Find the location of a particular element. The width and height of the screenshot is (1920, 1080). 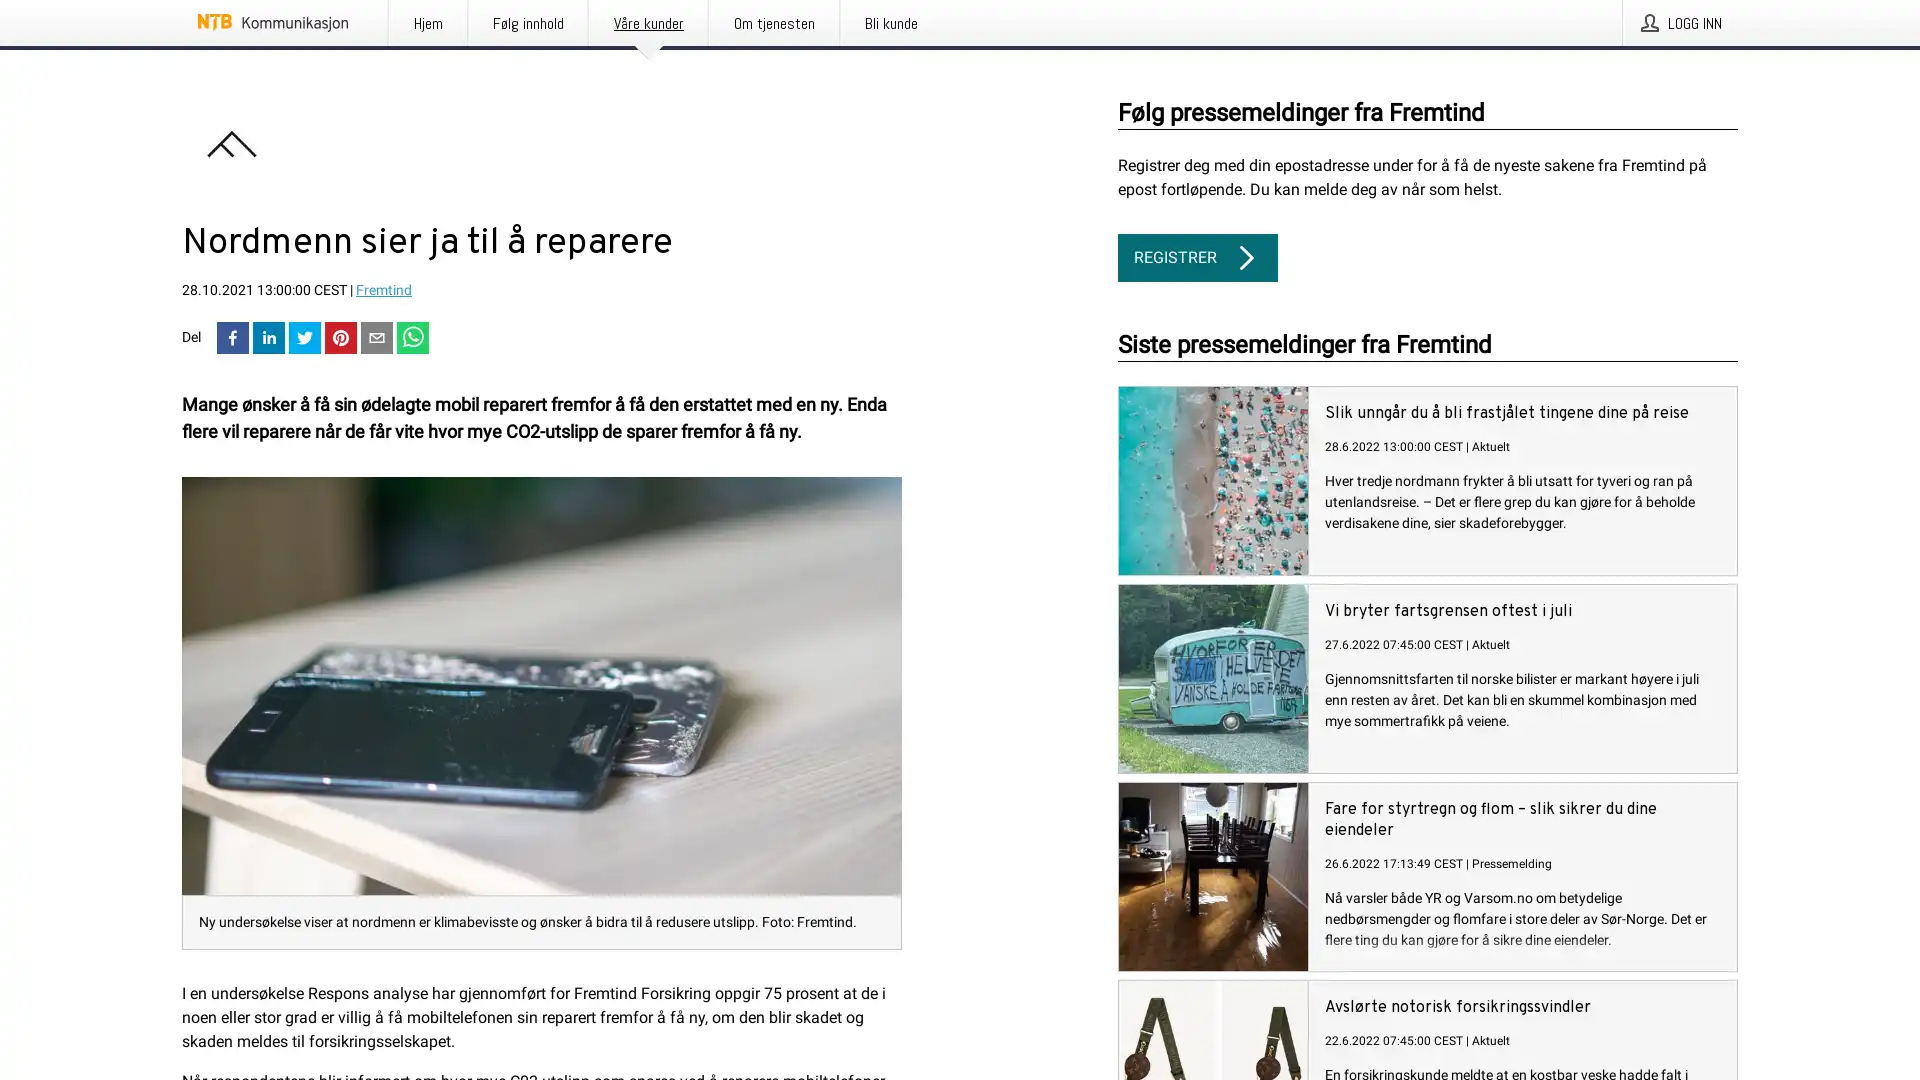

facebook is located at coordinates (233, 338).